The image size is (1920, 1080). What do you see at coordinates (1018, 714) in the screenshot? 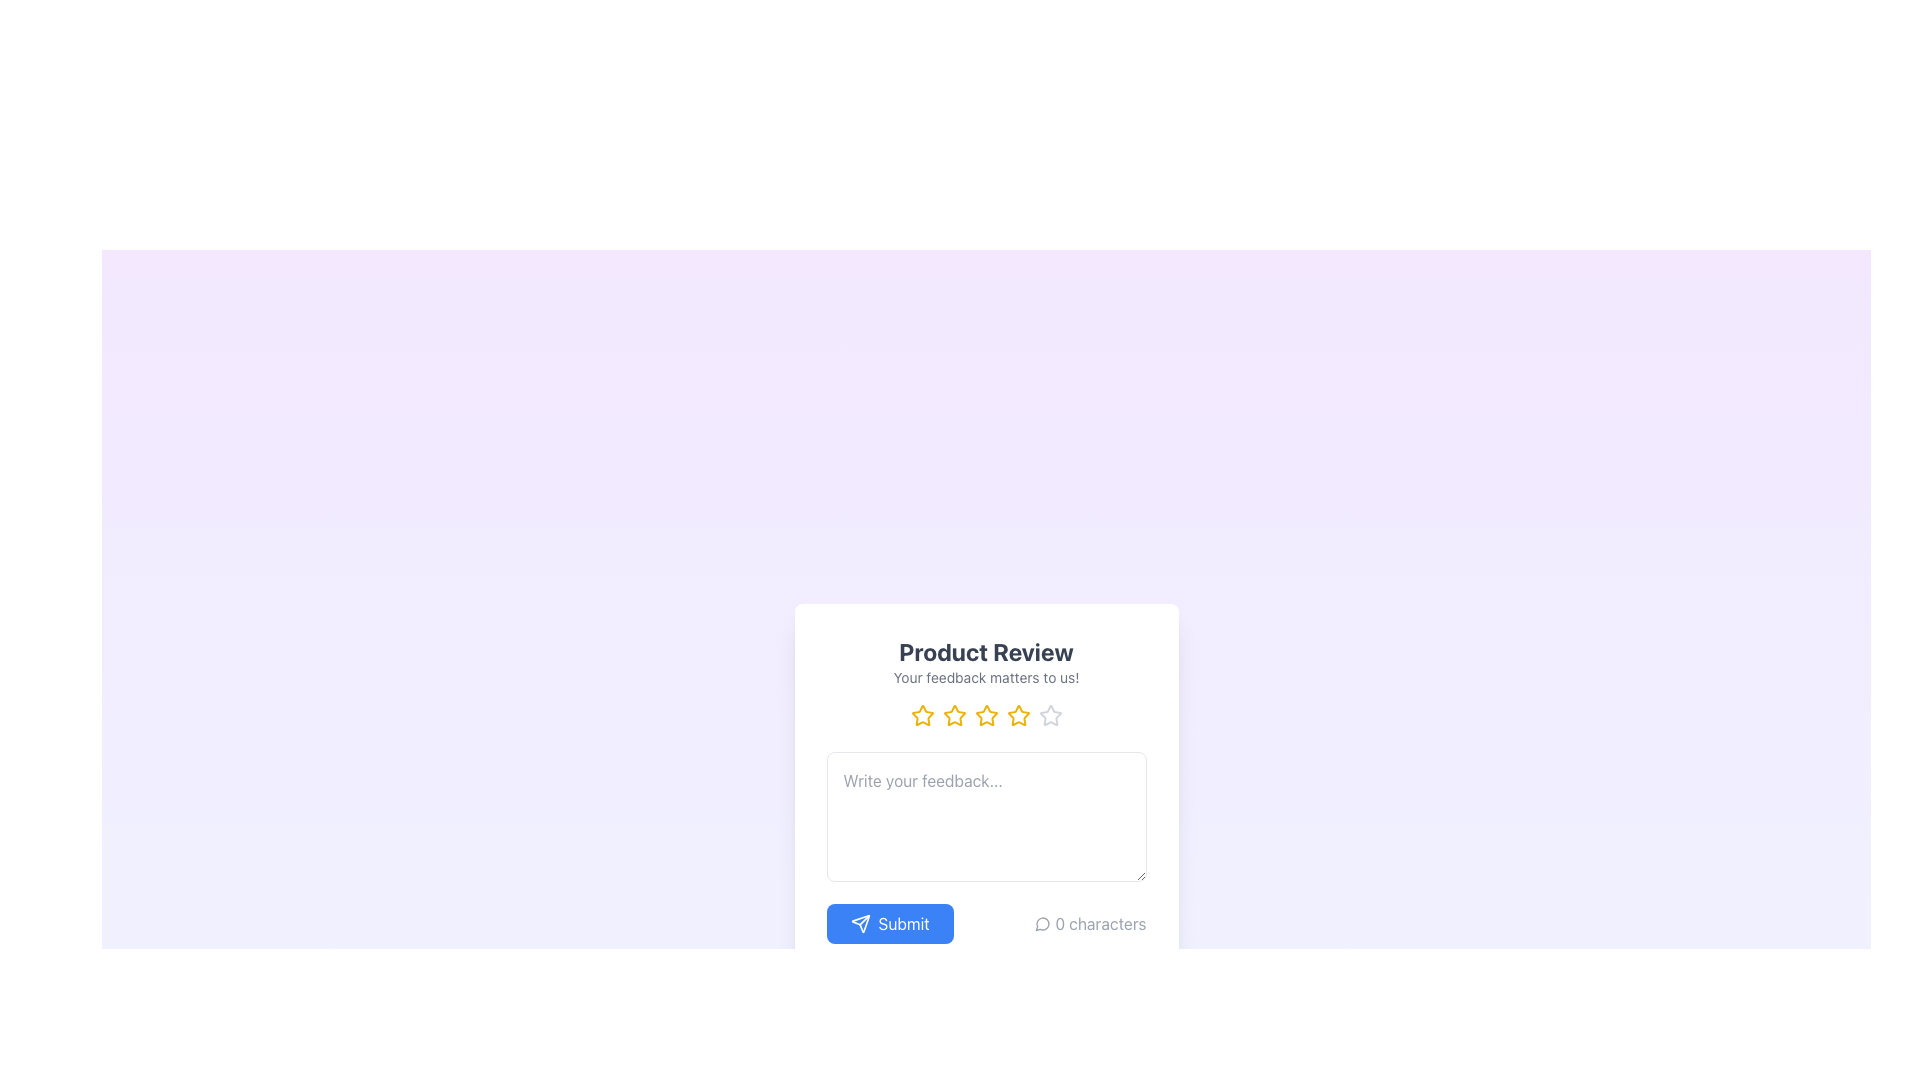
I see `the fourth rating star in the feedback form` at bounding box center [1018, 714].